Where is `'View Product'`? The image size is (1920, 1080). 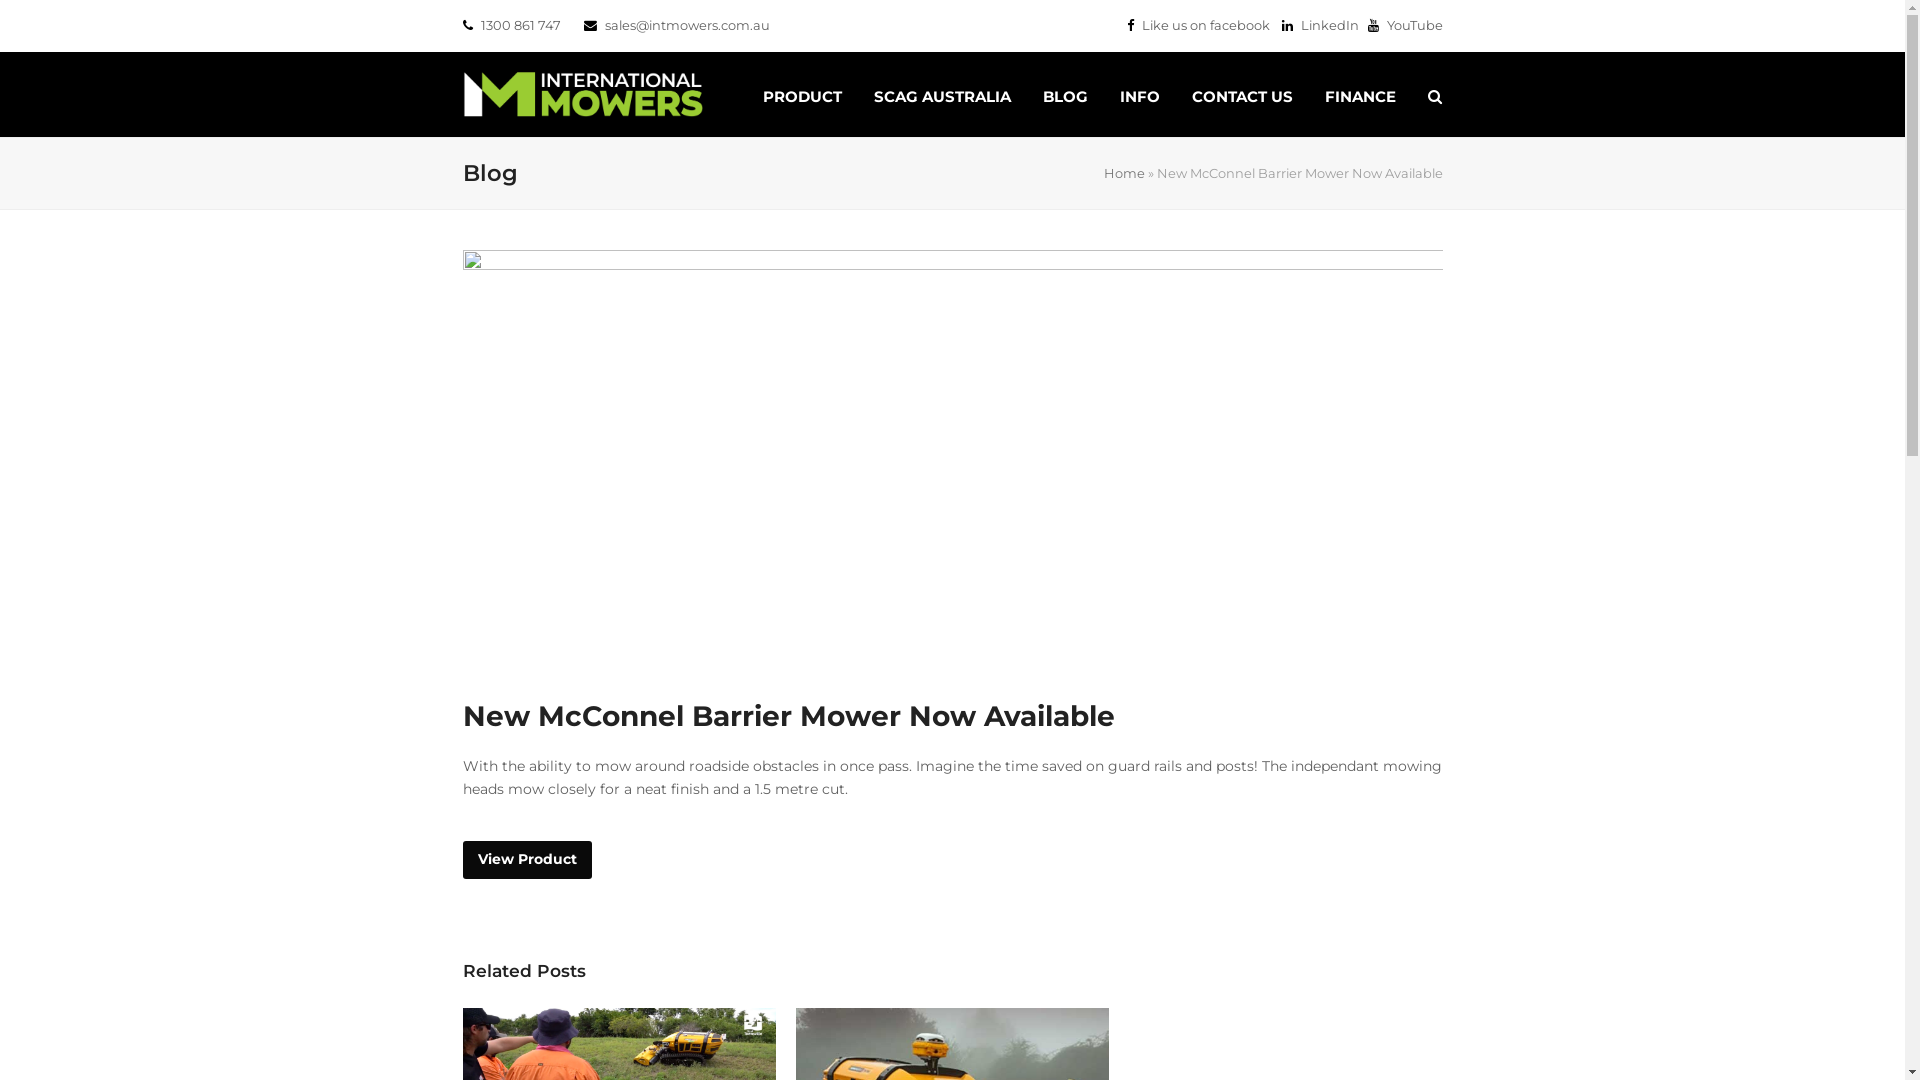
'View Product' is located at coordinates (526, 859).